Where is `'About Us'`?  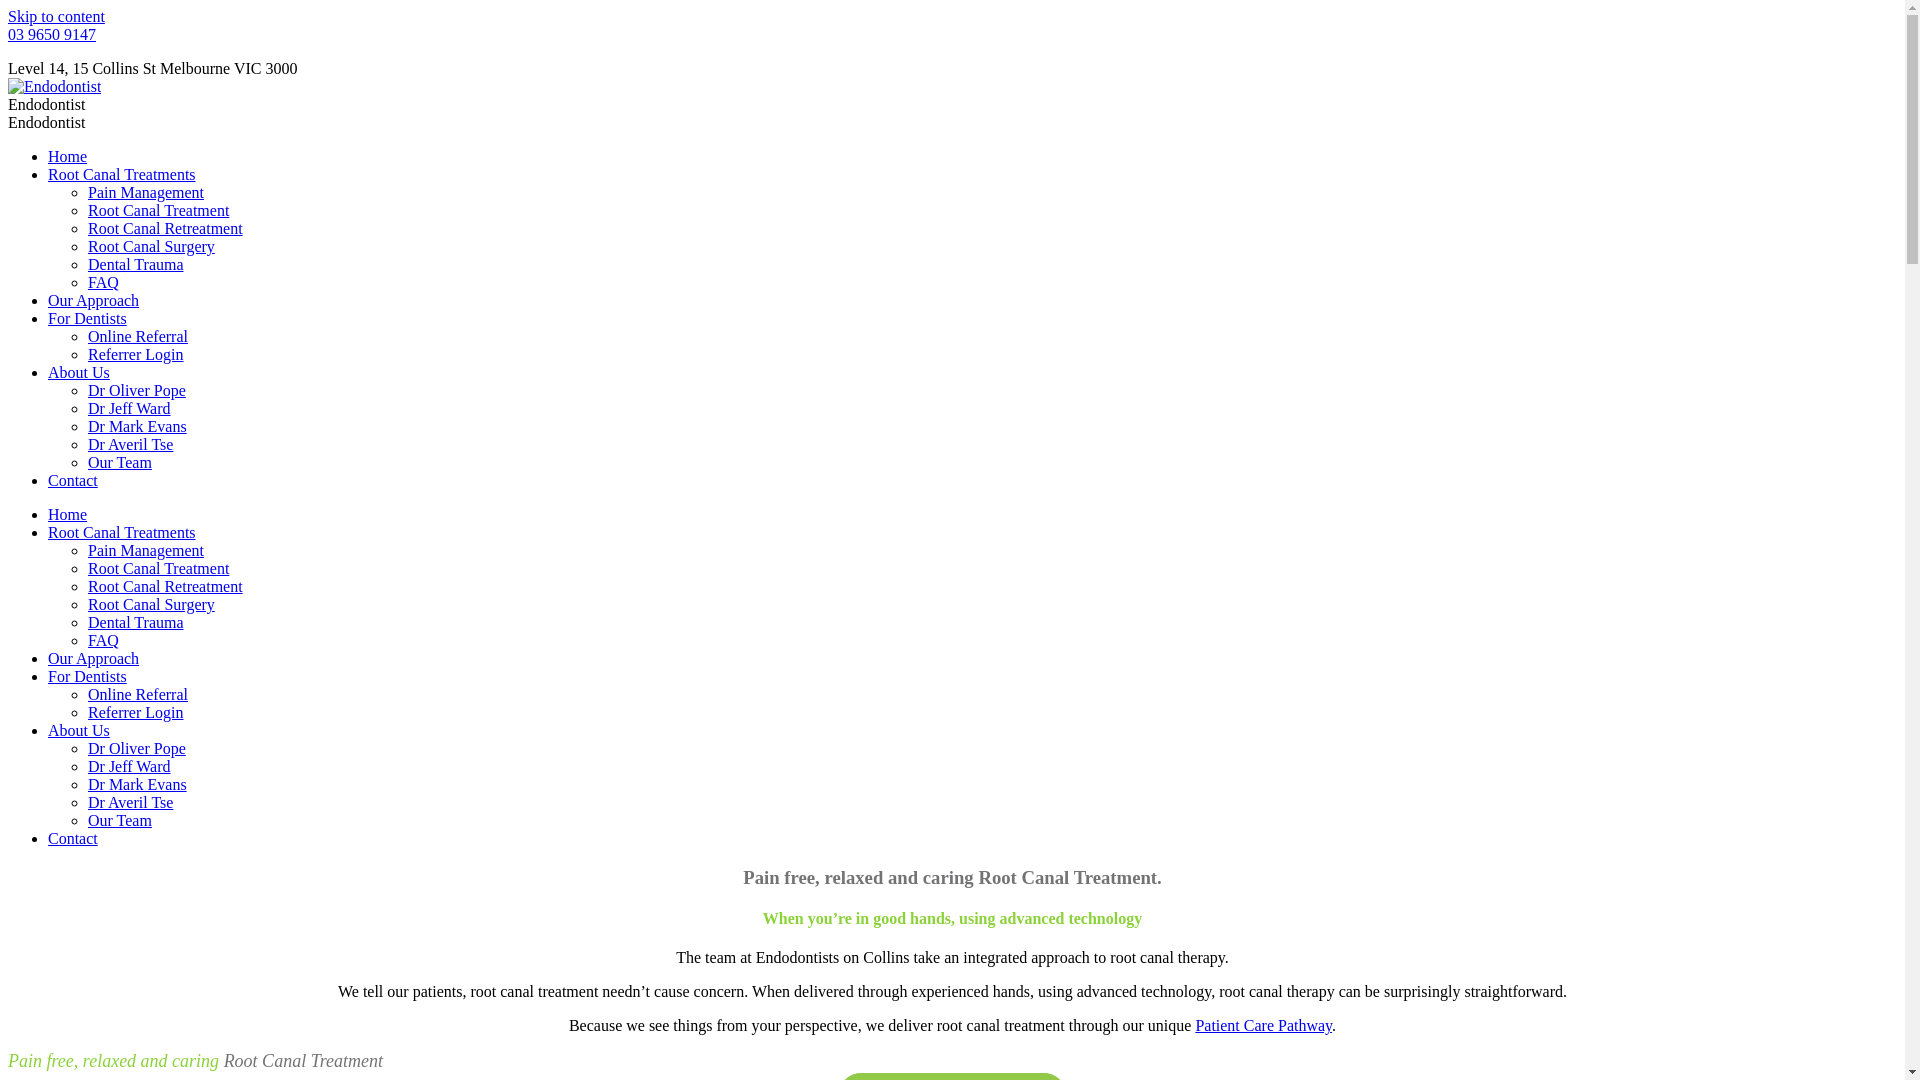 'About Us' is located at coordinates (48, 730).